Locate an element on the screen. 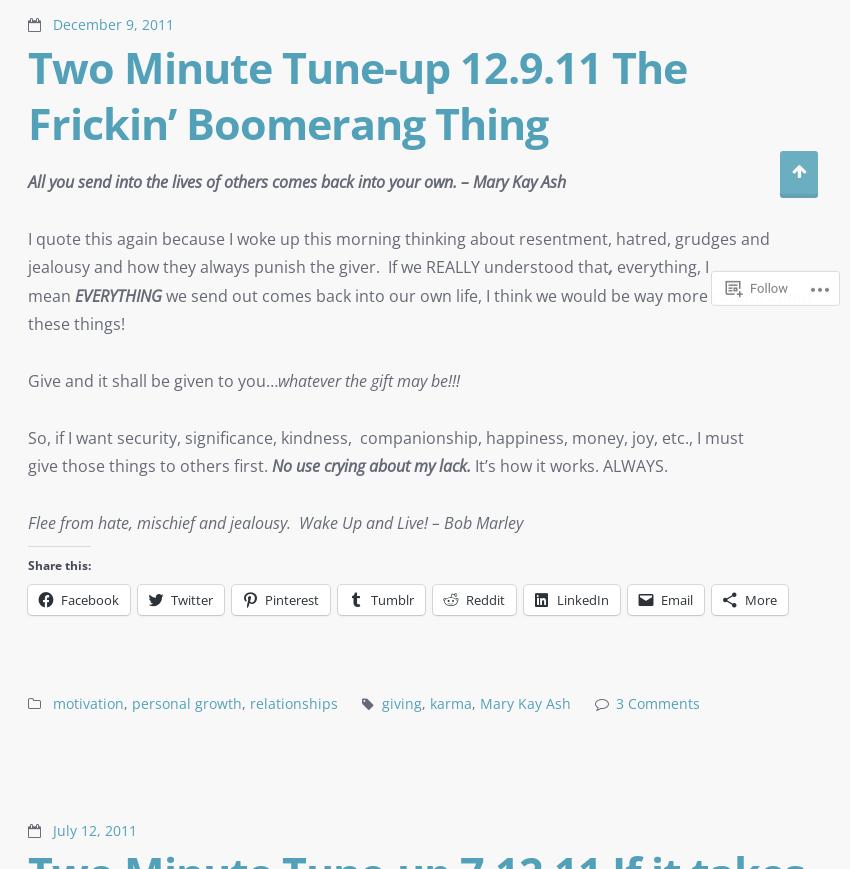  'No use crying about my lack.' is located at coordinates (370, 465).